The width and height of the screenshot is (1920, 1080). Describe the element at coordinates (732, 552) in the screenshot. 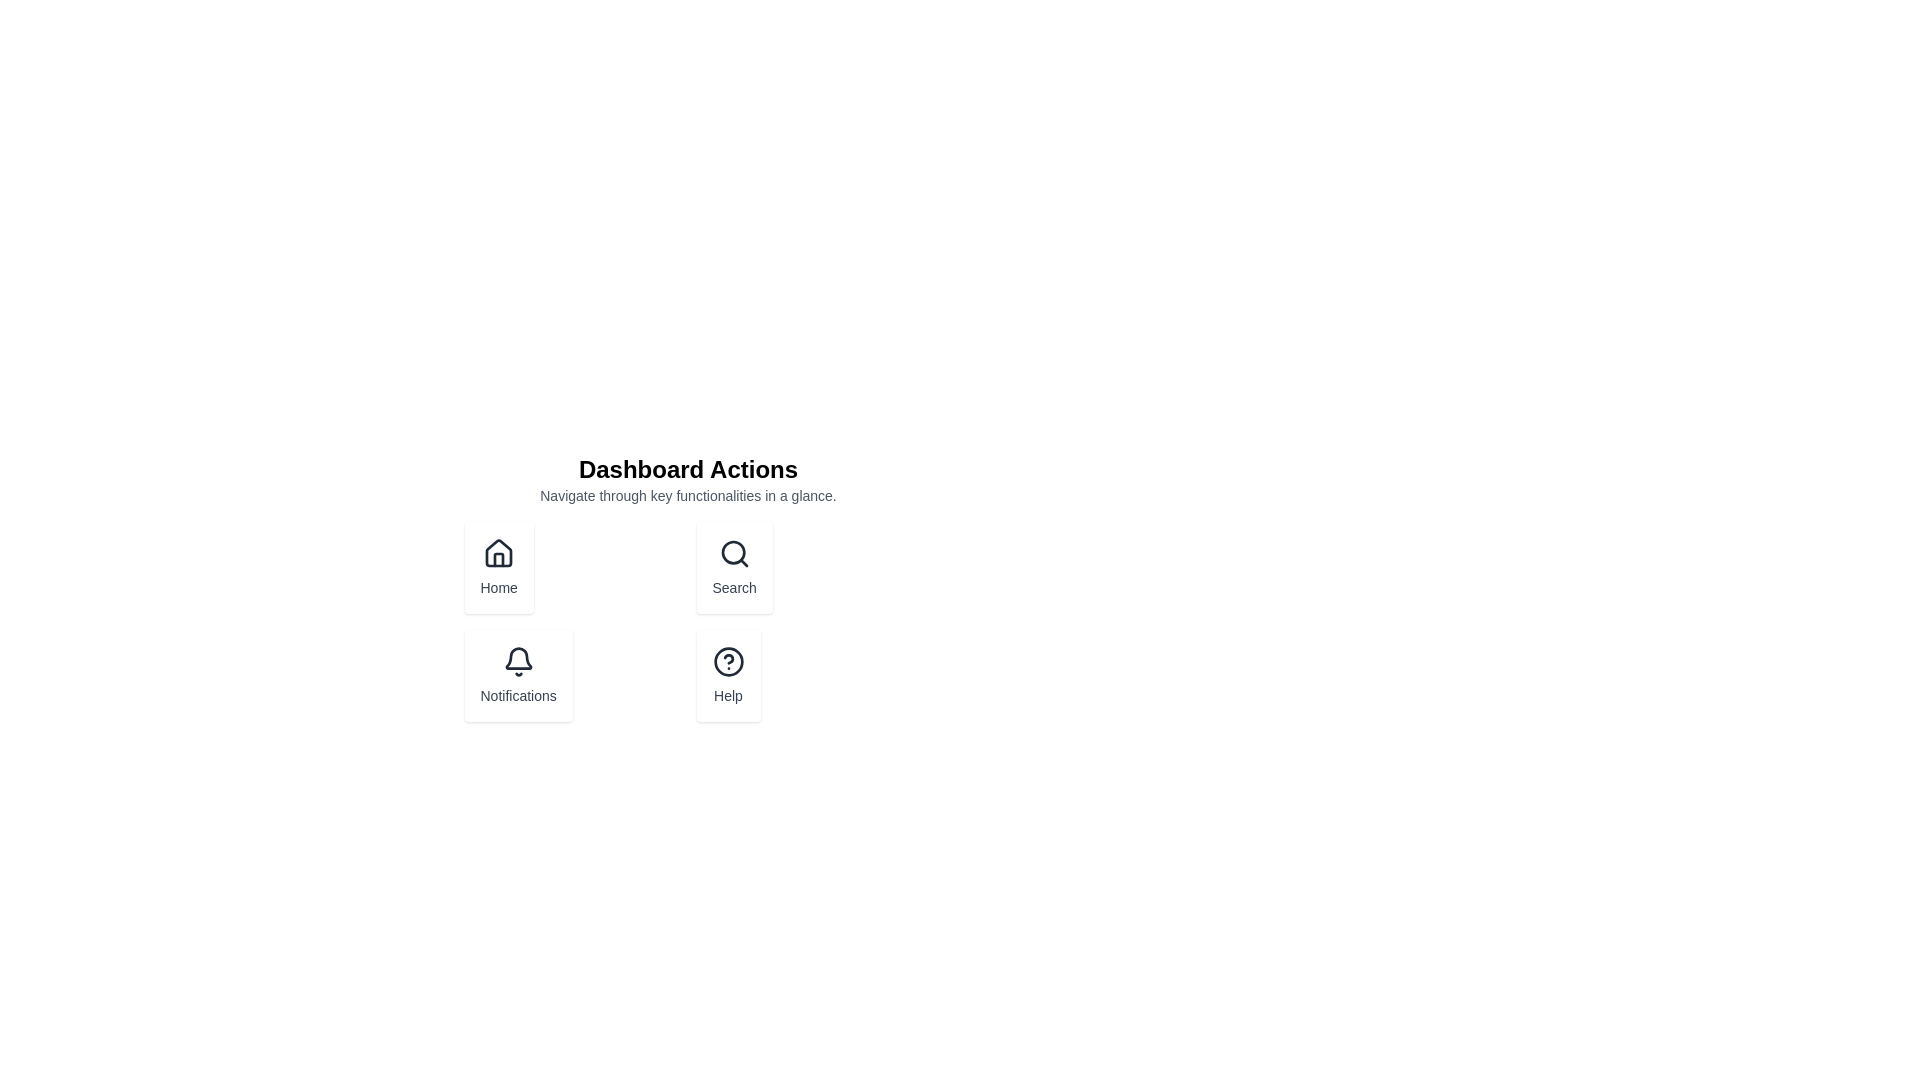

I see `the circular lens of the magnifying glass icon labeled 'Search' located in the top-right quadrant of the grid layout` at that location.